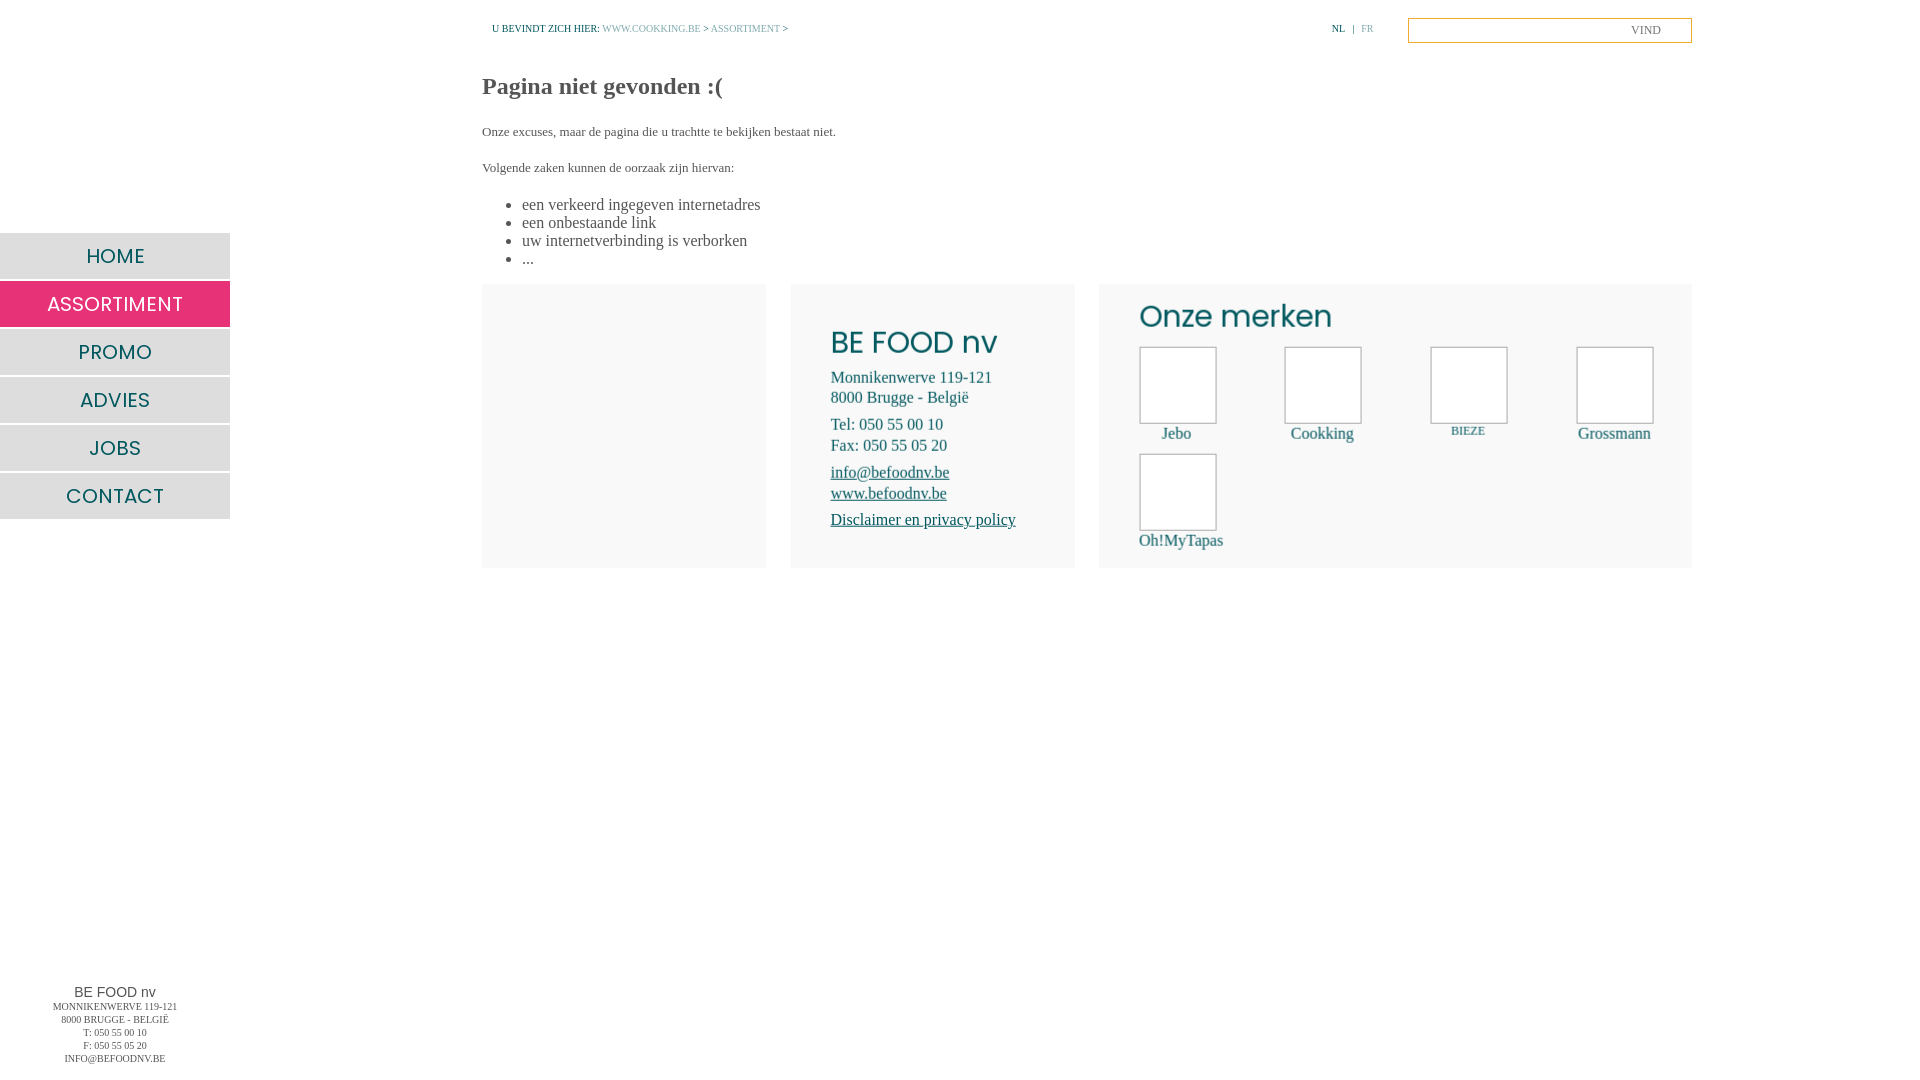  I want to click on 'HOME', so click(114, 254).